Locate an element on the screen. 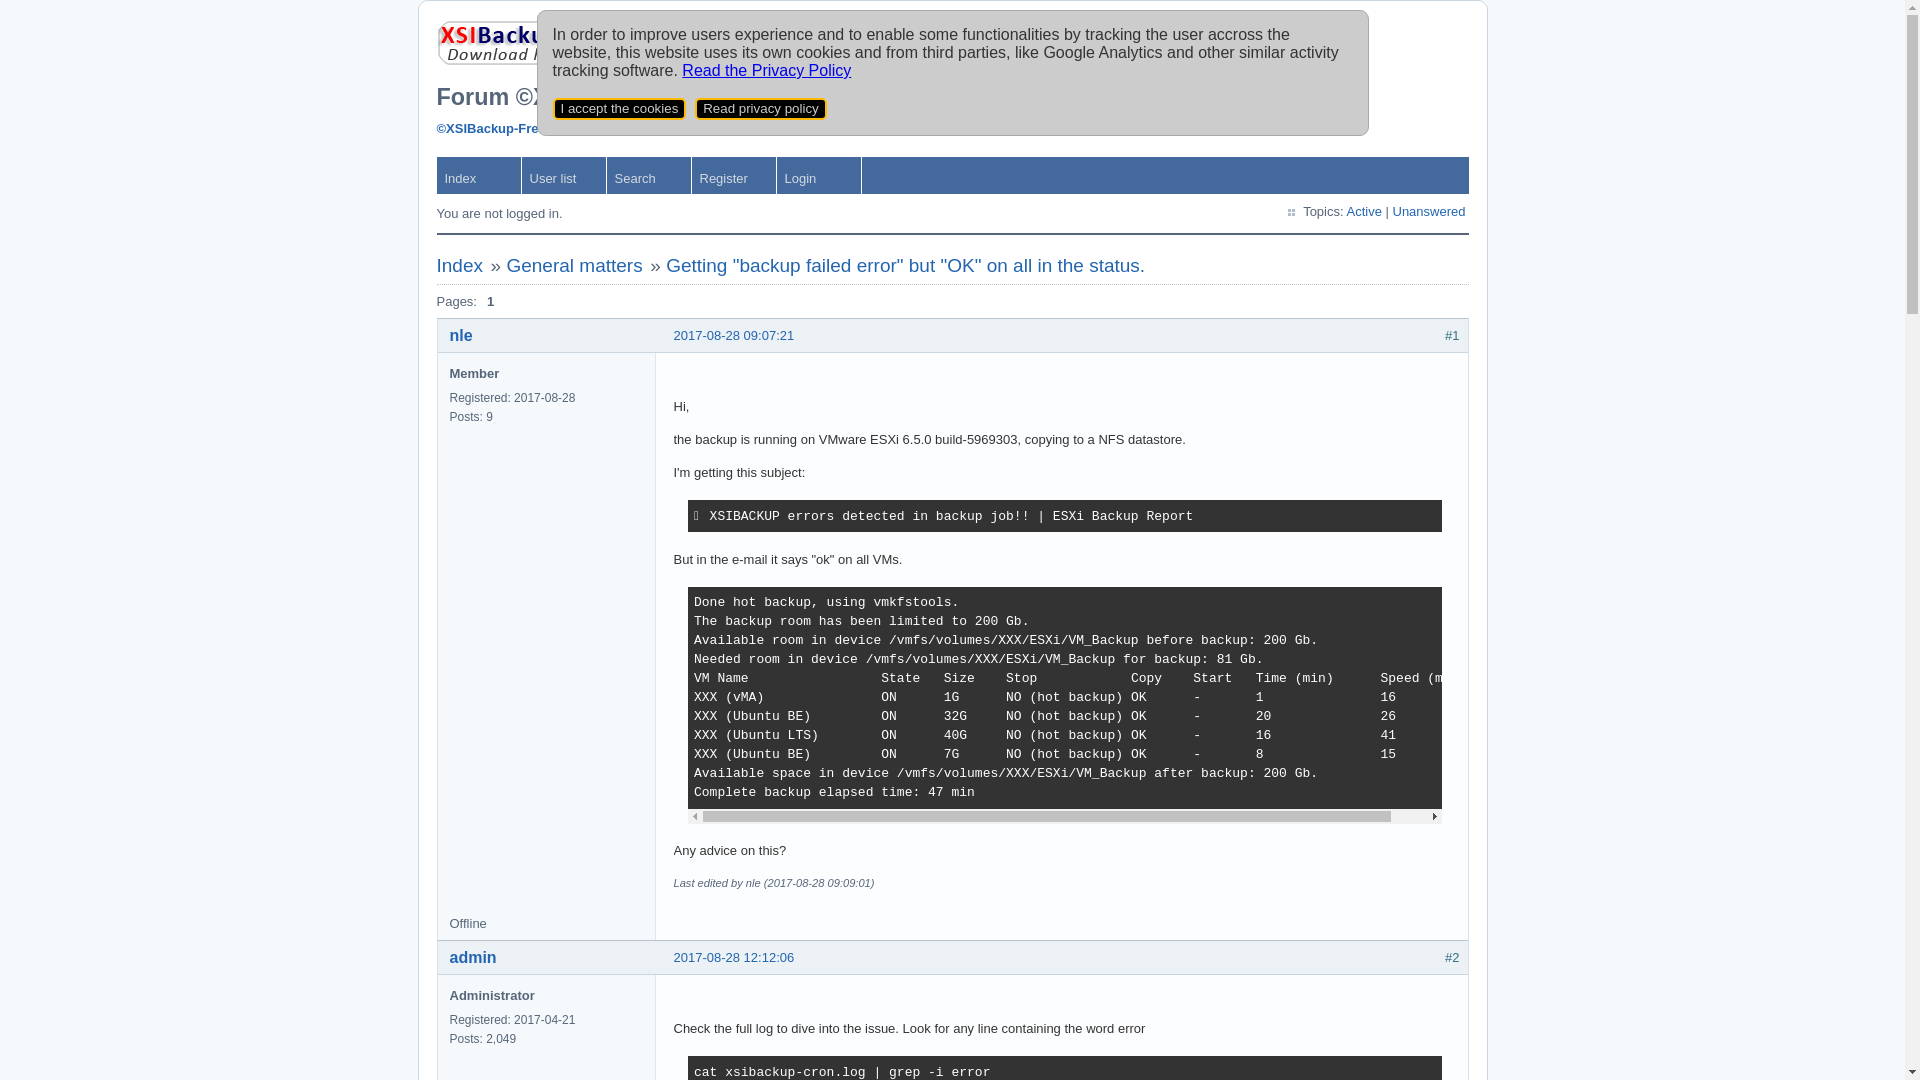  'Search' is located at coordinates (648, 174).